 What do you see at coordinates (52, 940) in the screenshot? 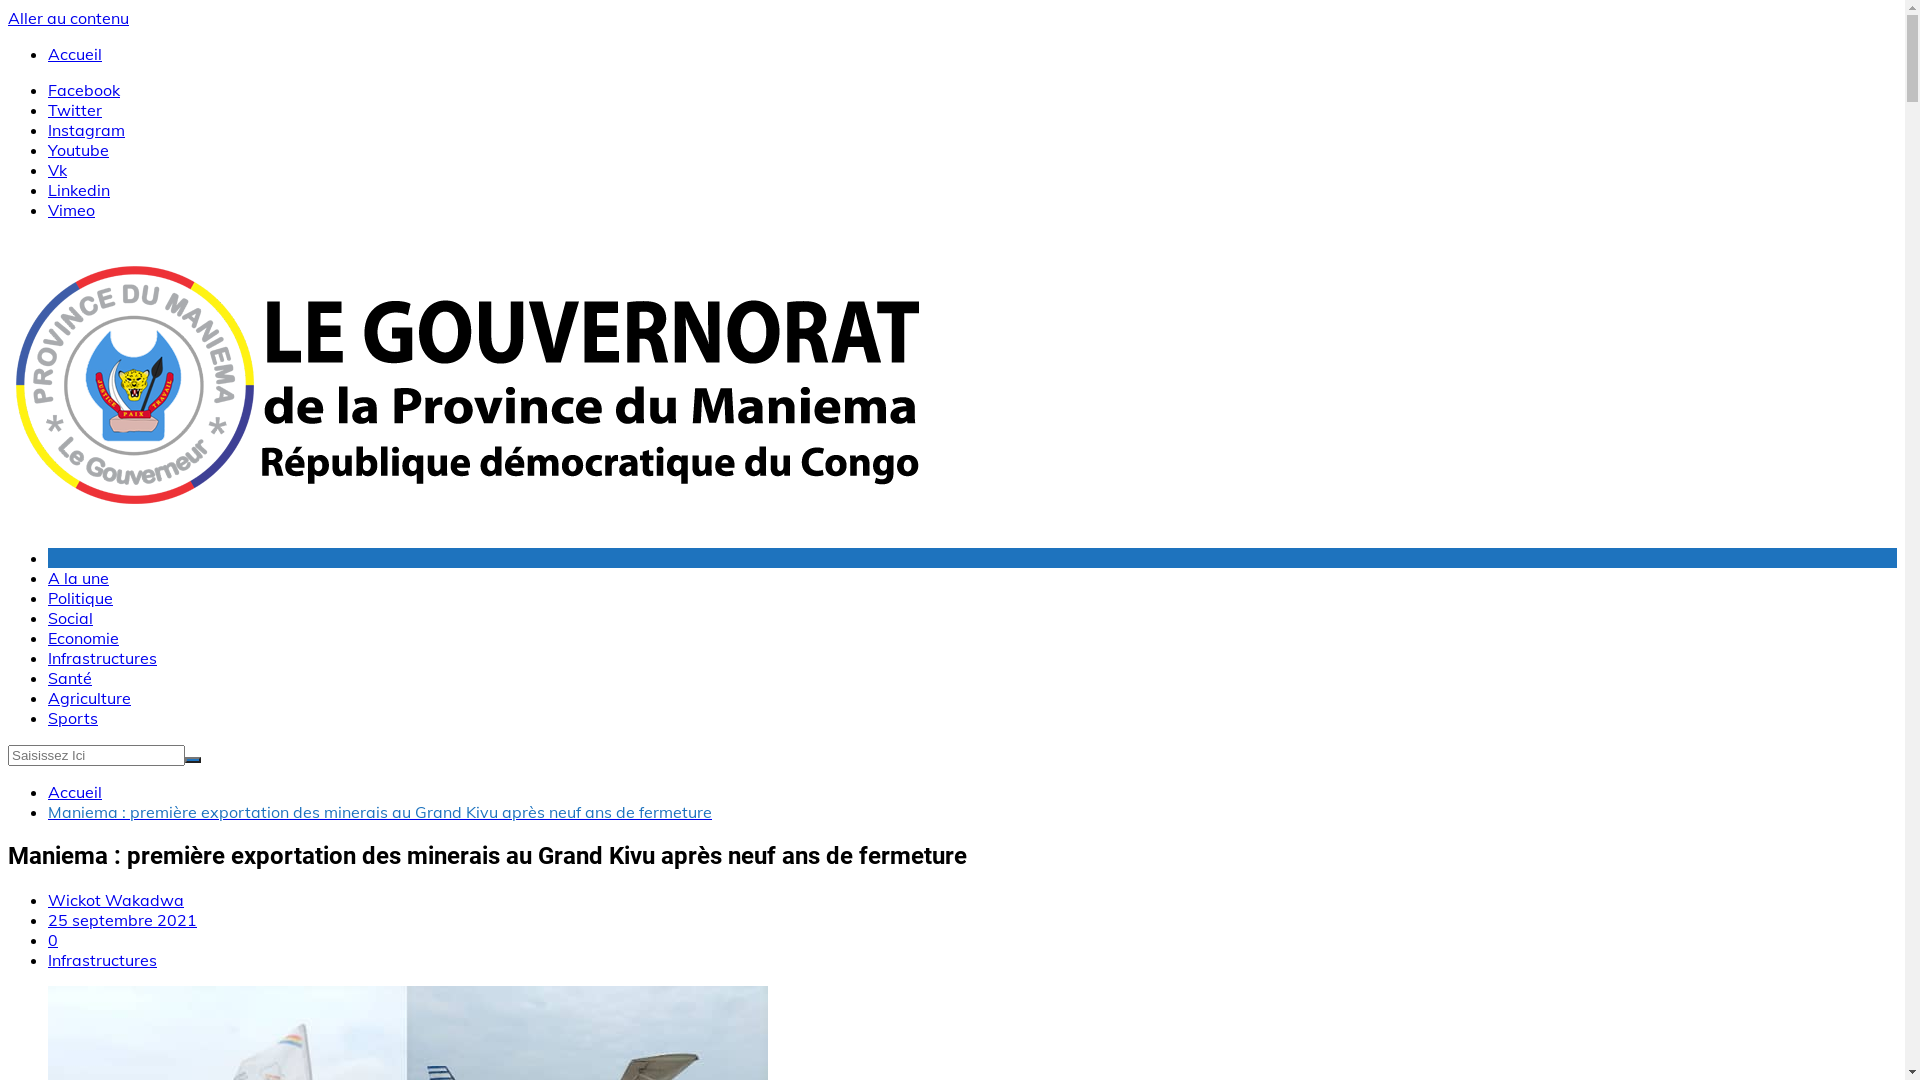
I see `'0'` at bounding box center [52, 940].